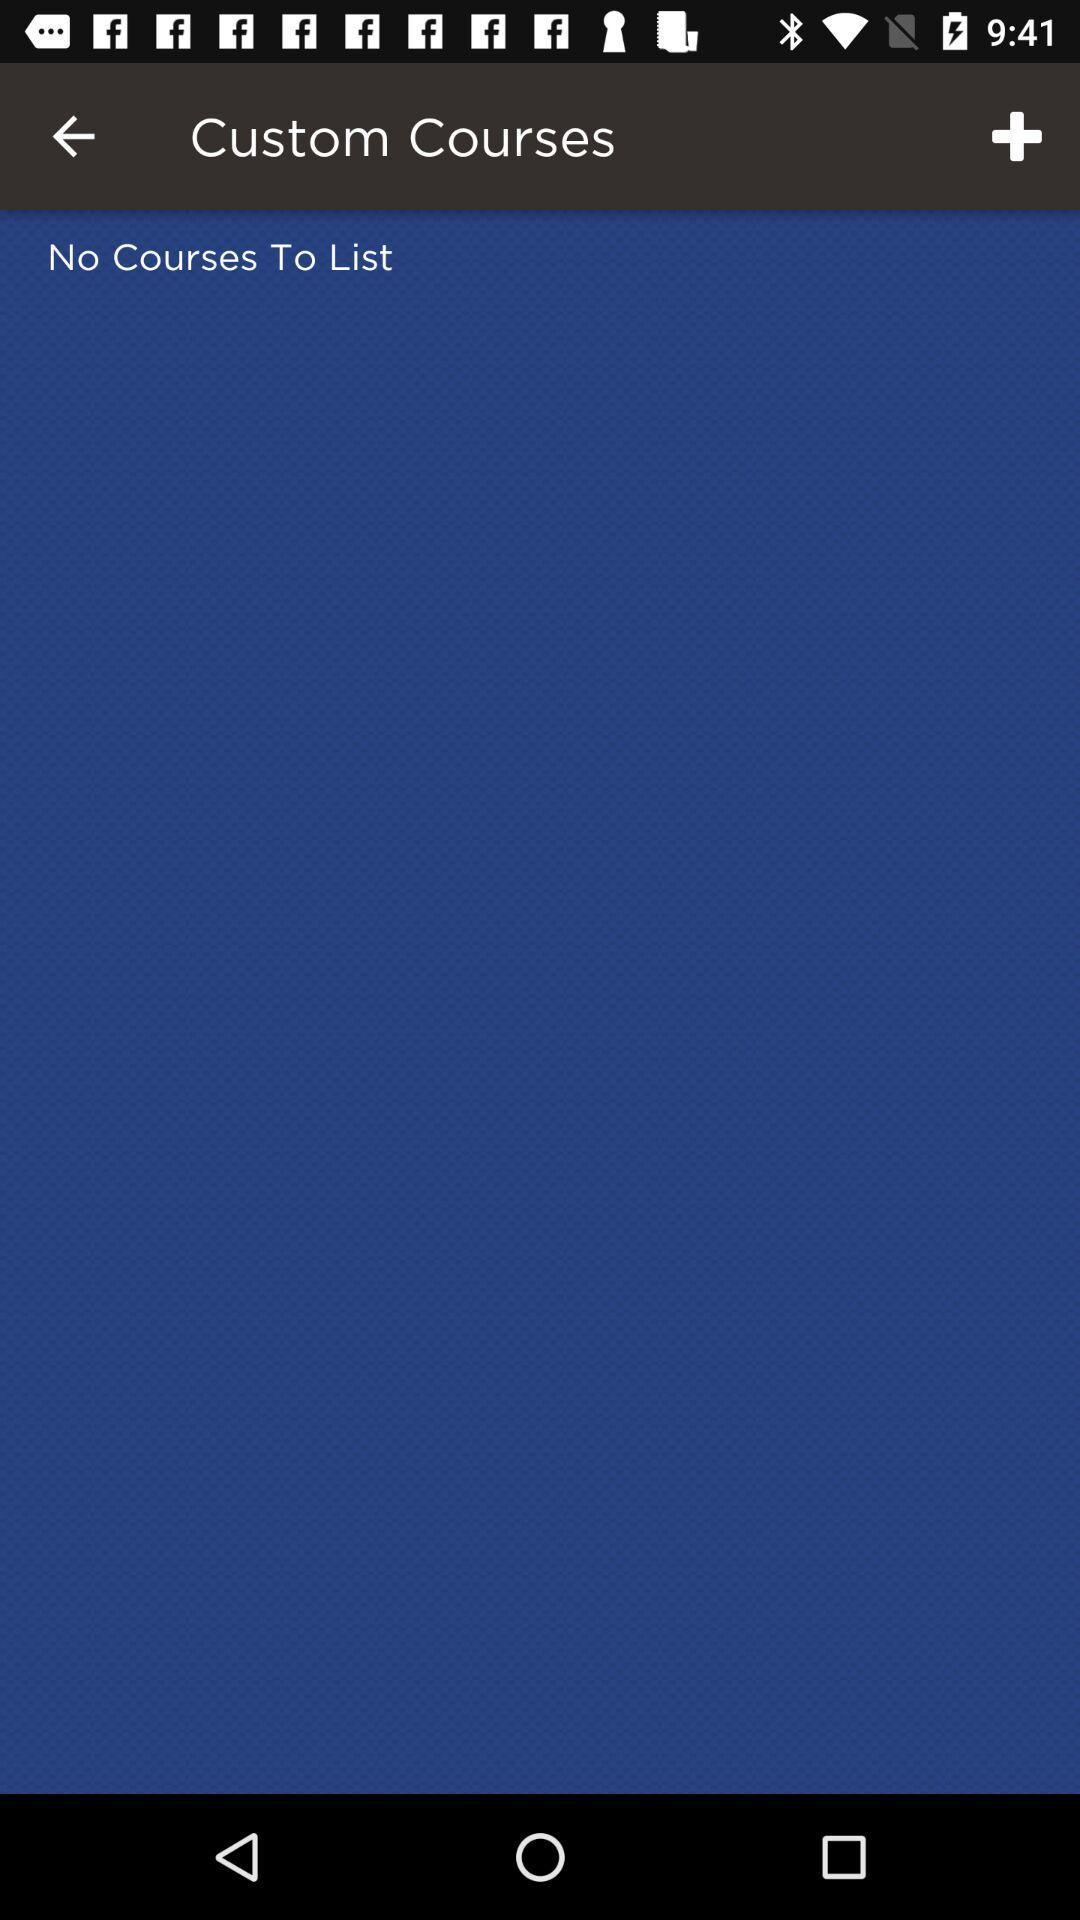  What do you see at coordinates (1017, 135) in the screenshot?
I see `item next to the custom courses` at bounding box center [1017, 135].